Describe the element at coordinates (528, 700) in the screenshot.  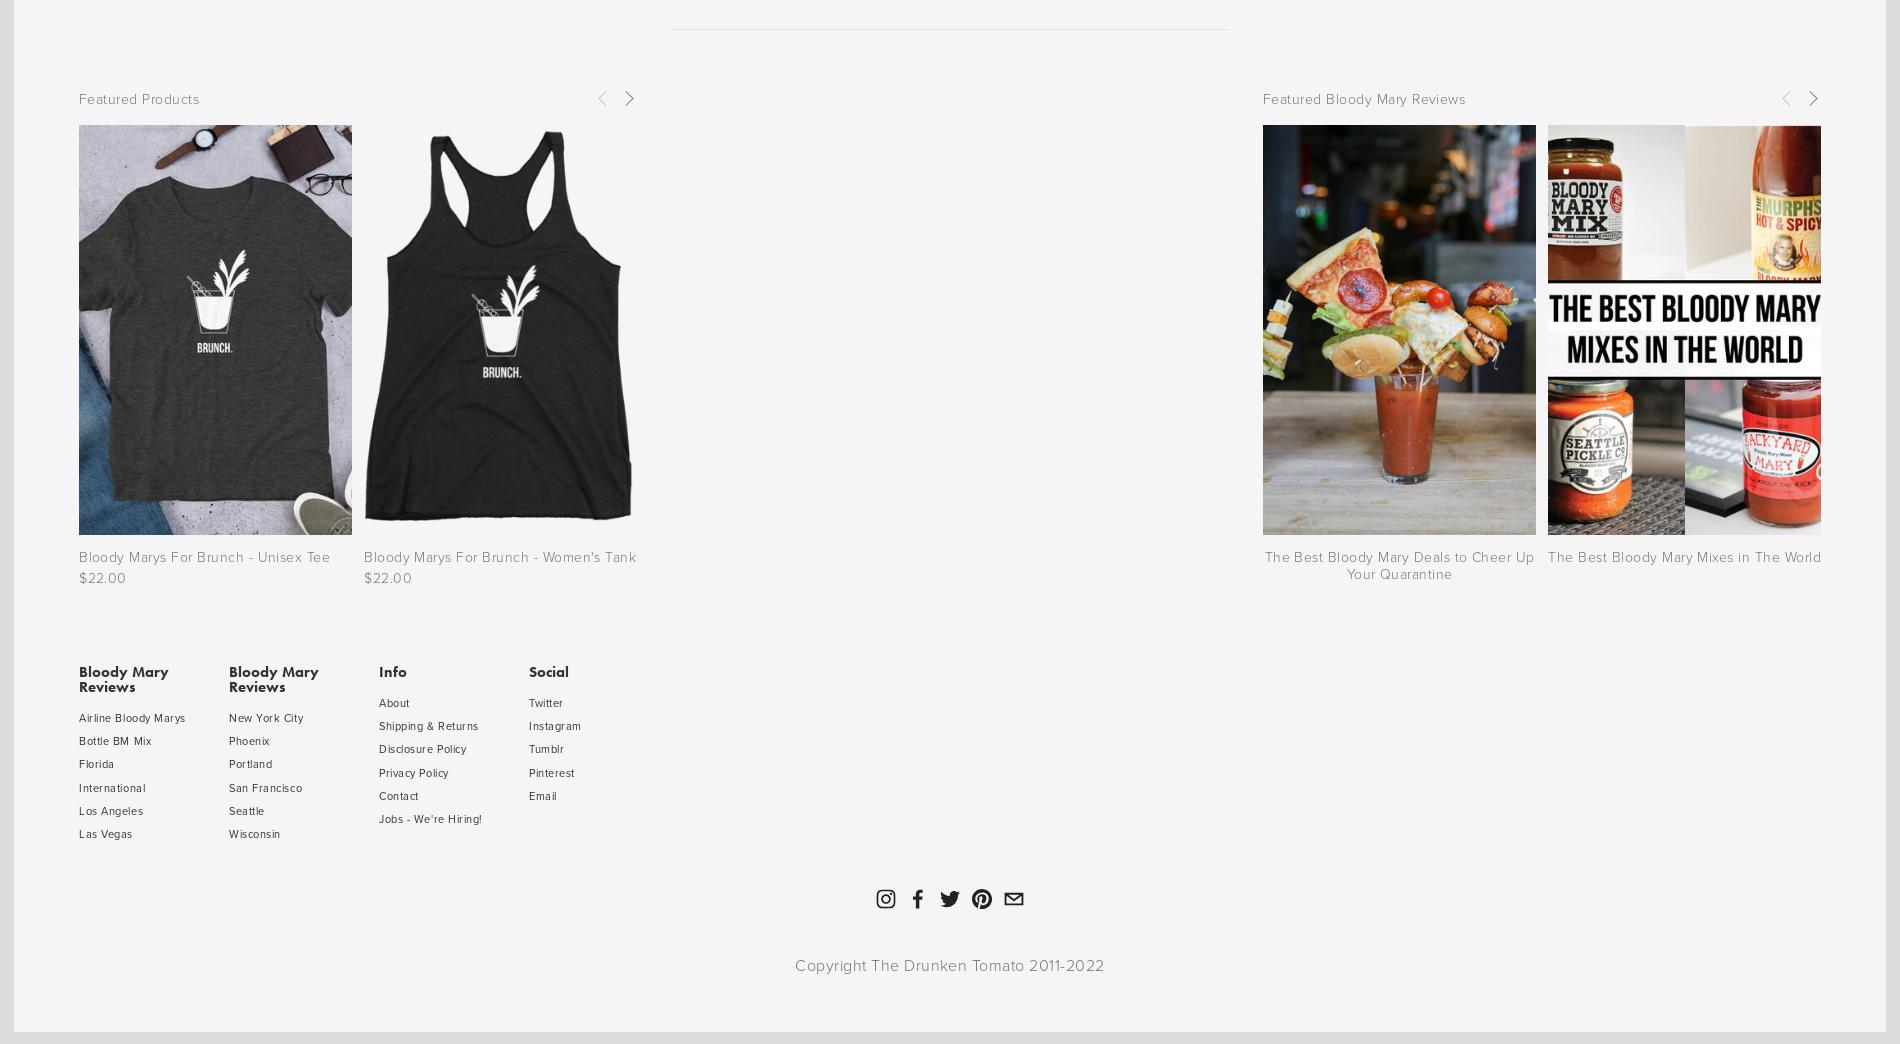
I see `'Twitter'` at that location.